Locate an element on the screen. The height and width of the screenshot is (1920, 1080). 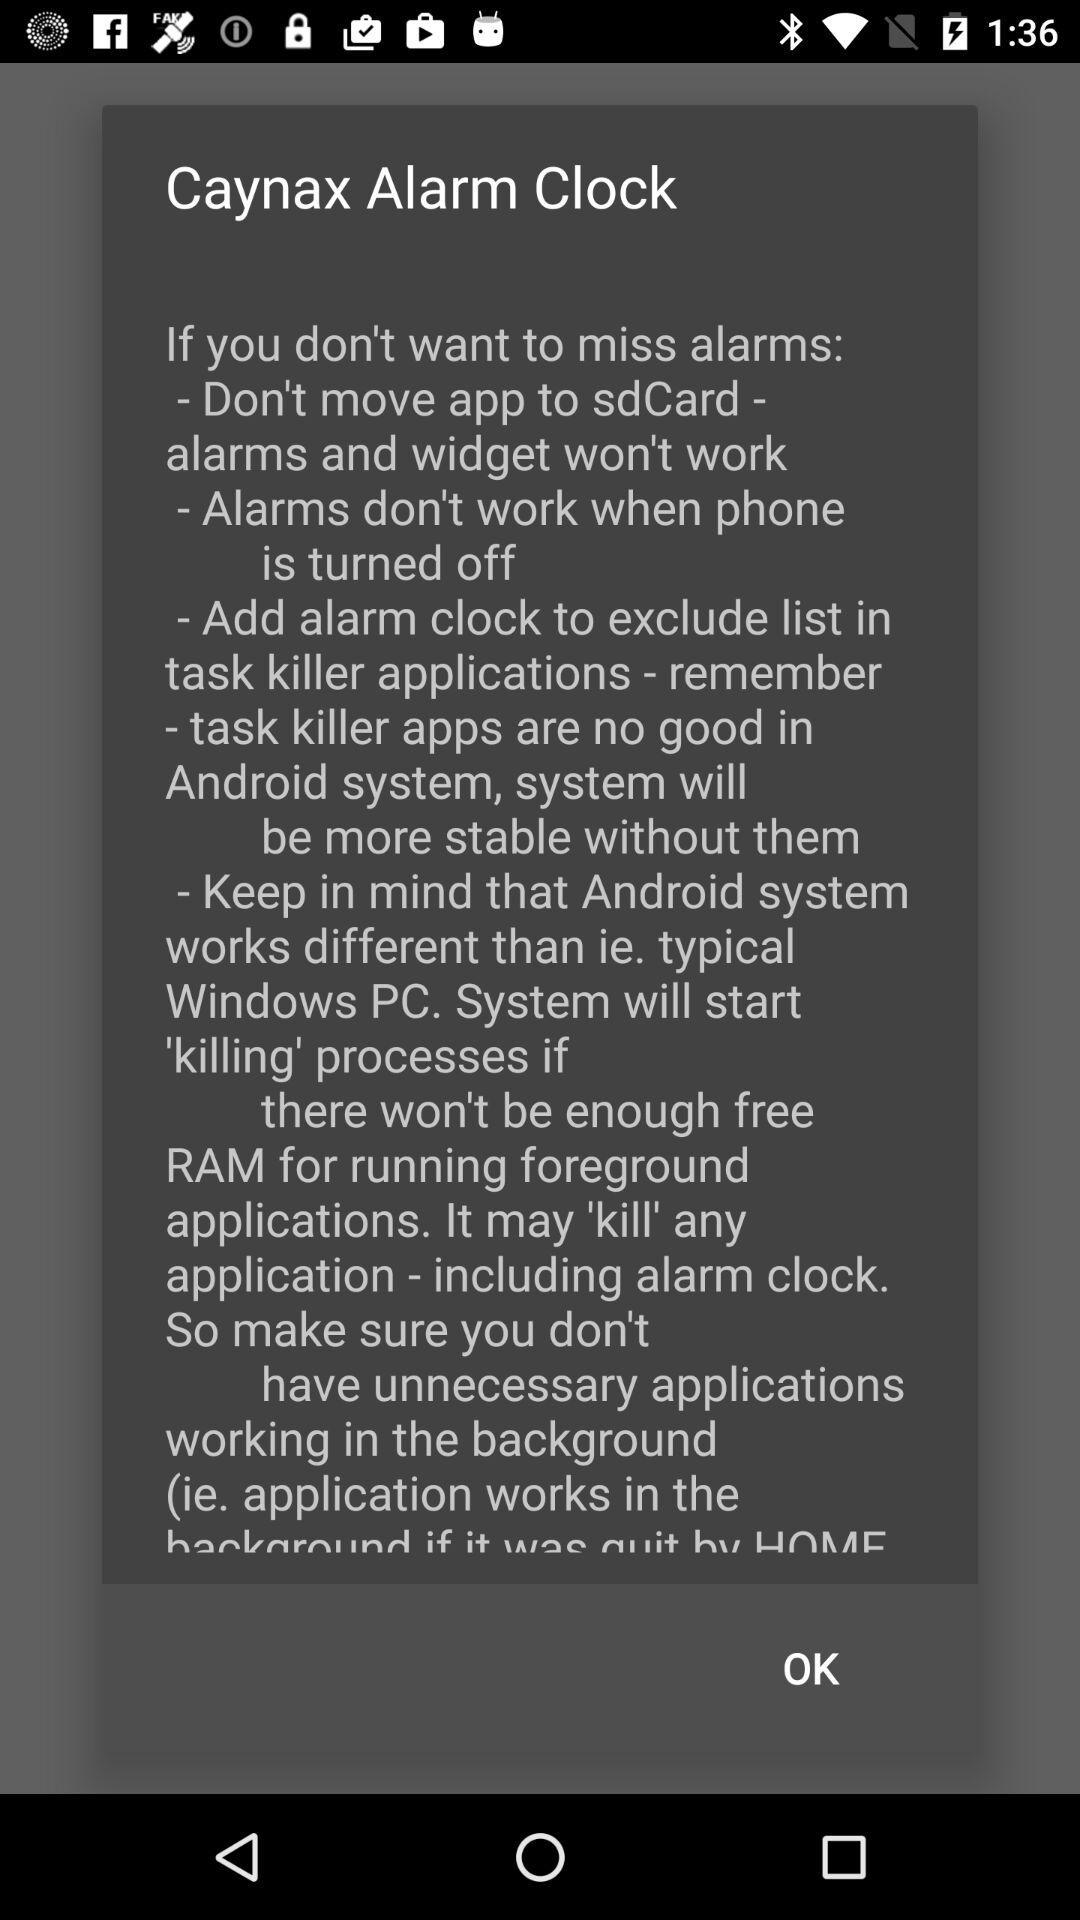
item at the bottom right corner is located at coordinates (810, 1668).